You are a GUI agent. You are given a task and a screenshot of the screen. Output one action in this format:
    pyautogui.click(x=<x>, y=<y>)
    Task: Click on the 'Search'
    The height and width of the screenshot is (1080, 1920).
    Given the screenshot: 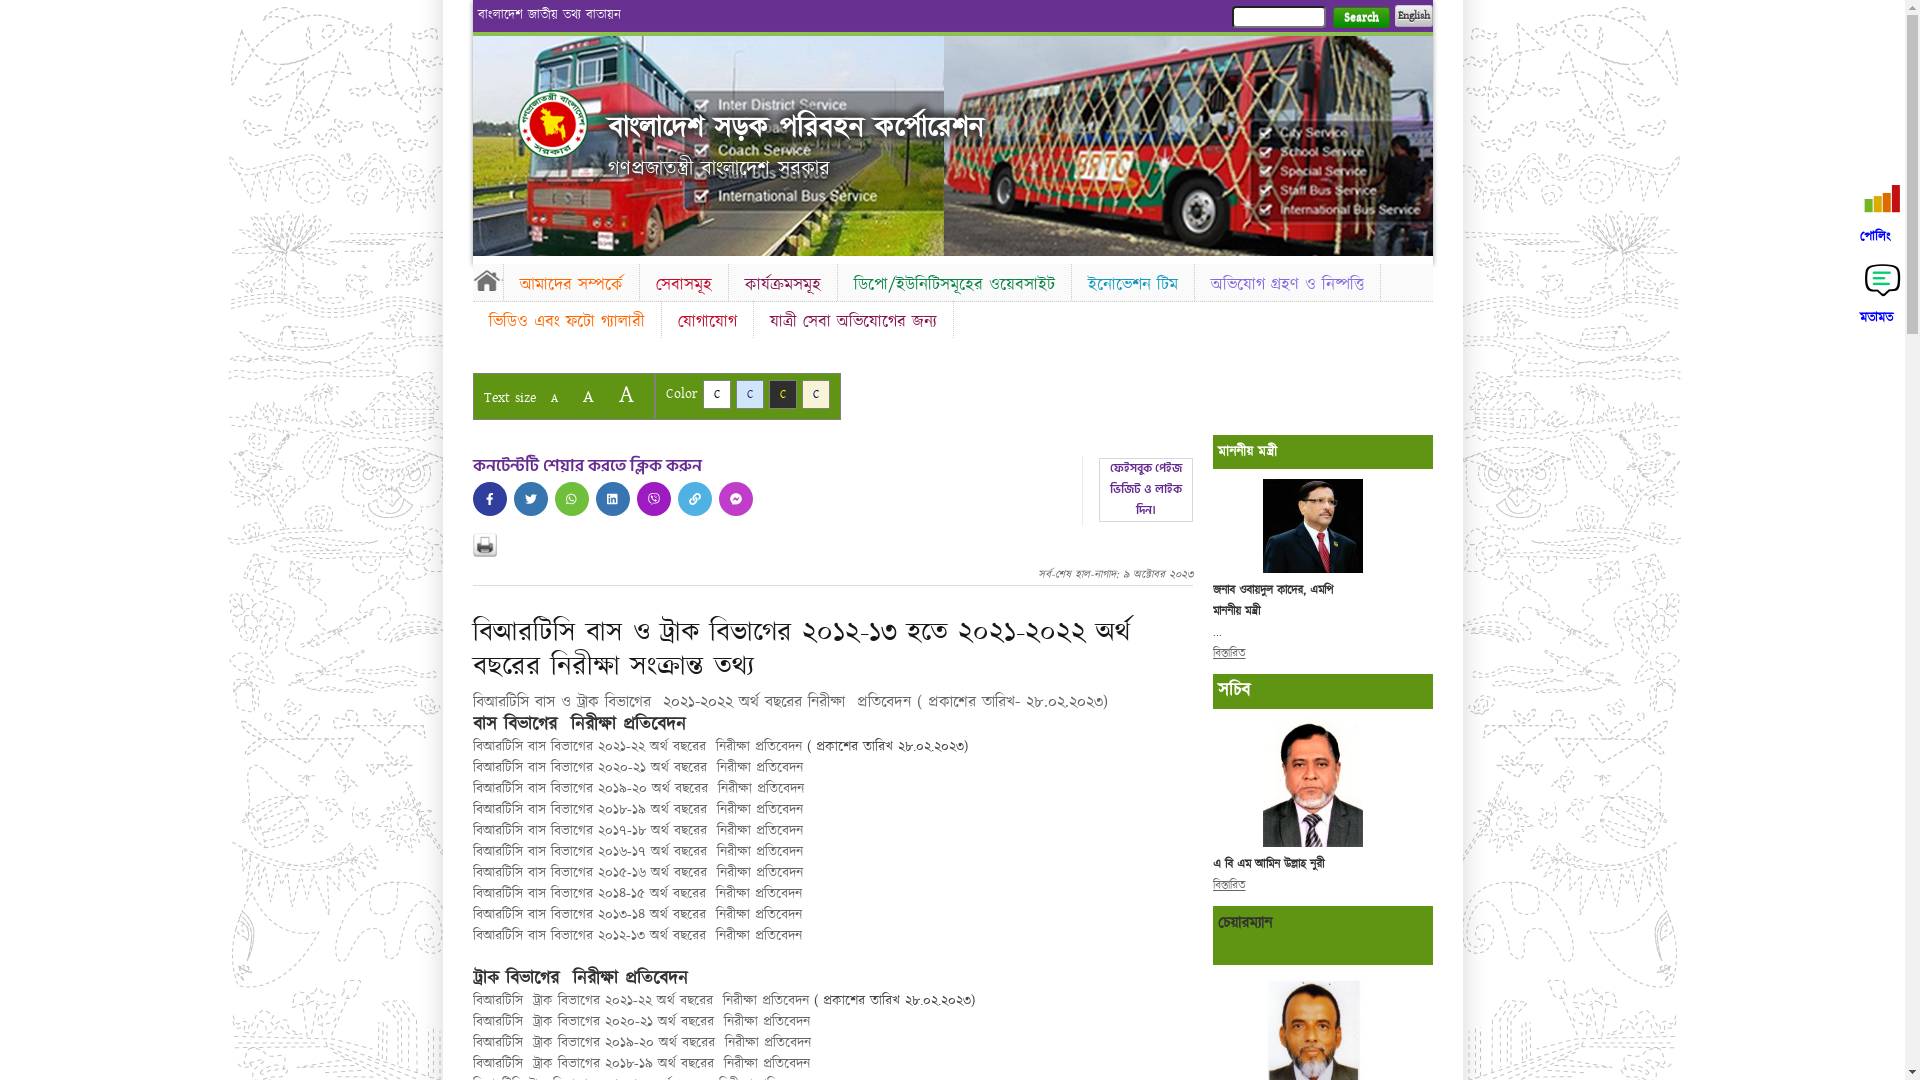 What is the action you would take?
    pyautogui.click(x=1360, y=17)
    